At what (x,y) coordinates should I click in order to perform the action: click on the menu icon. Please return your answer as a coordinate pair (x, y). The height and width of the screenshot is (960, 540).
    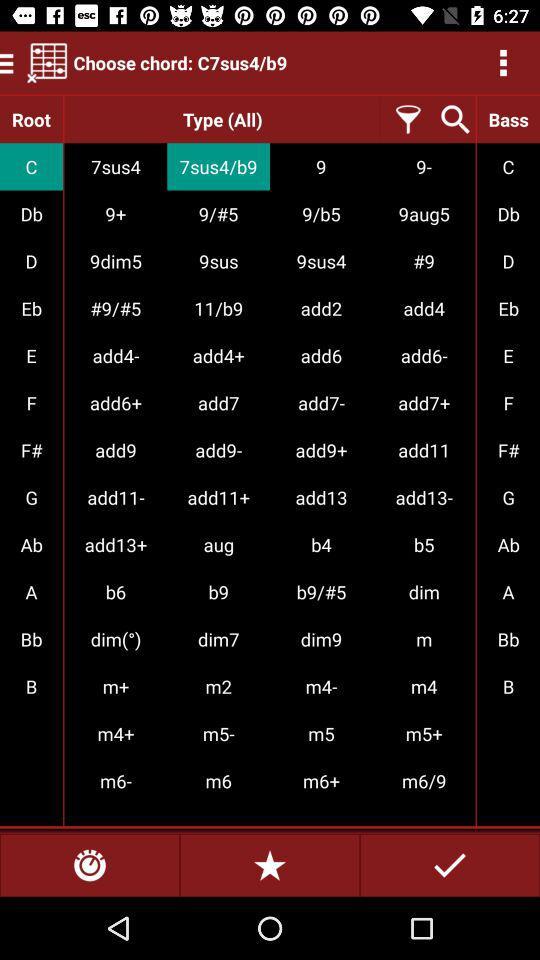
    Looking at the image, I should click on (9, 62).